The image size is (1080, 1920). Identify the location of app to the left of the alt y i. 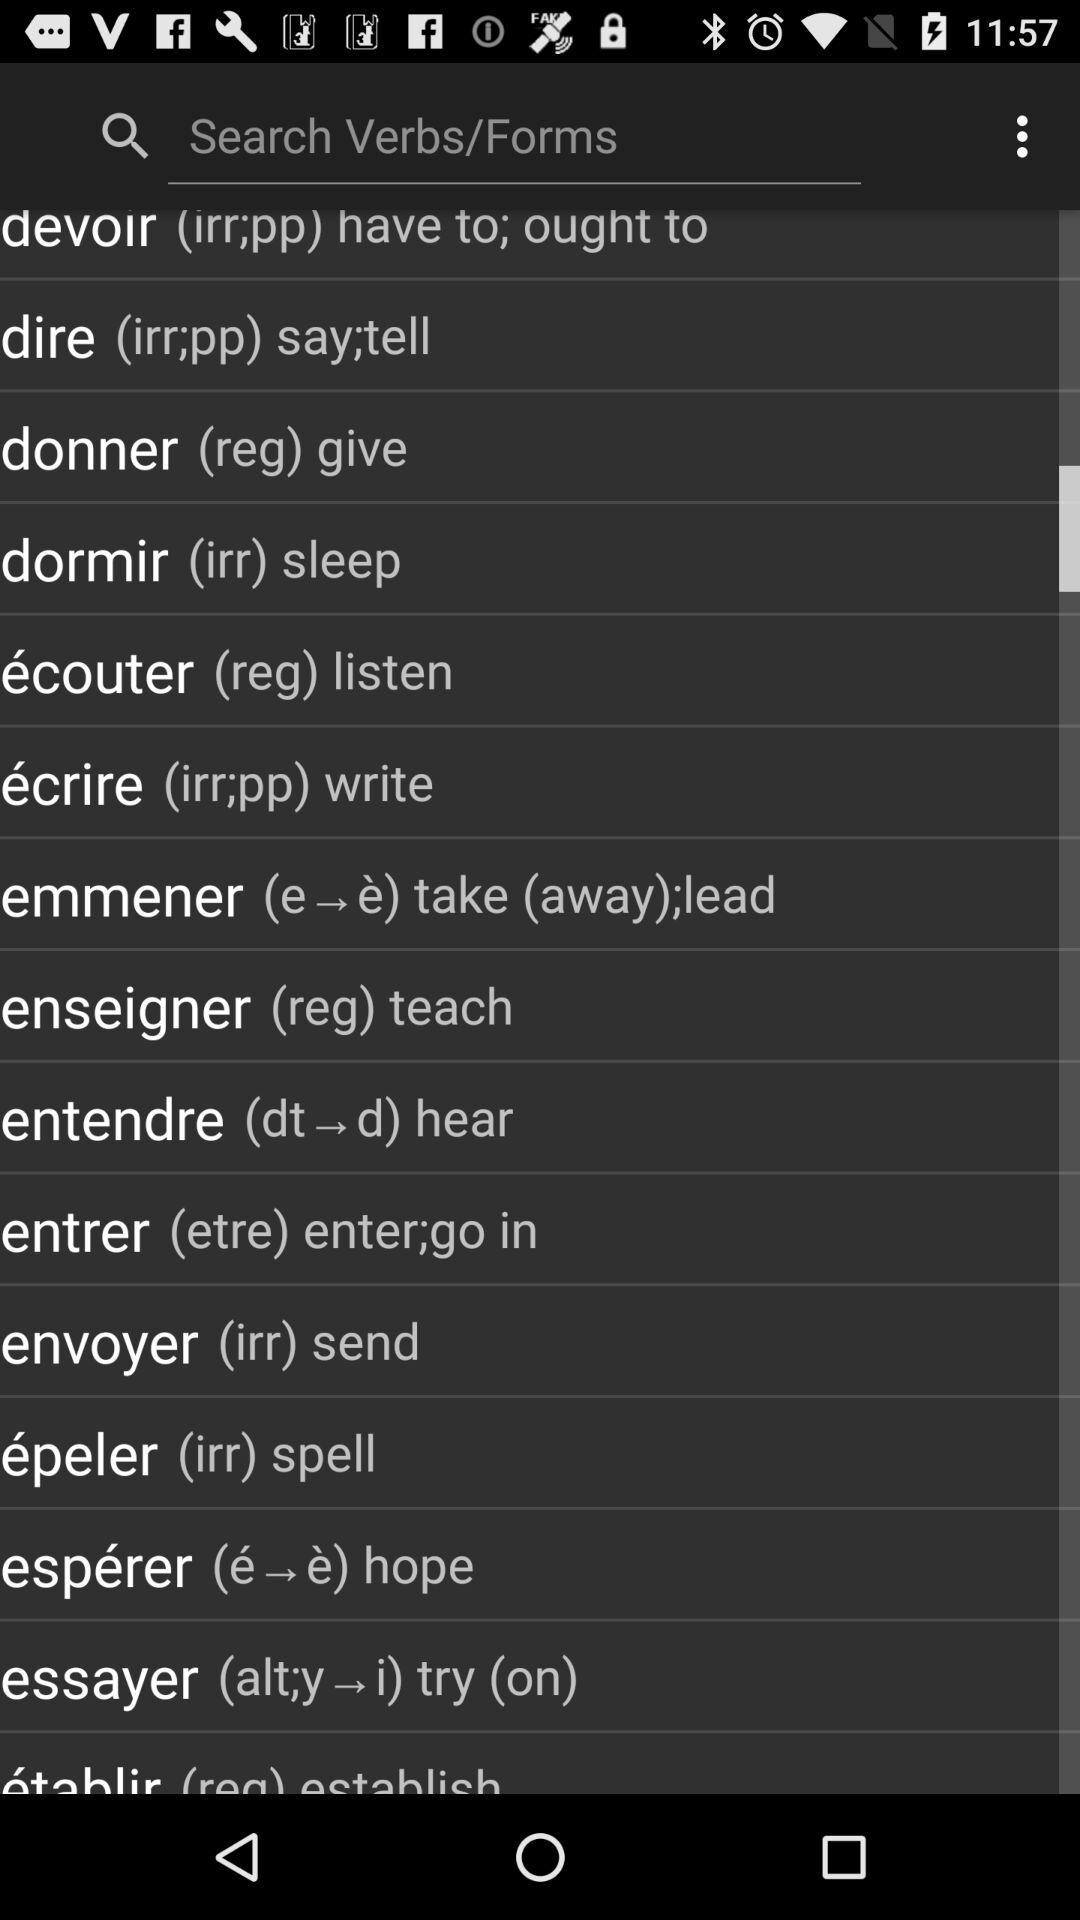
(99, 1675).